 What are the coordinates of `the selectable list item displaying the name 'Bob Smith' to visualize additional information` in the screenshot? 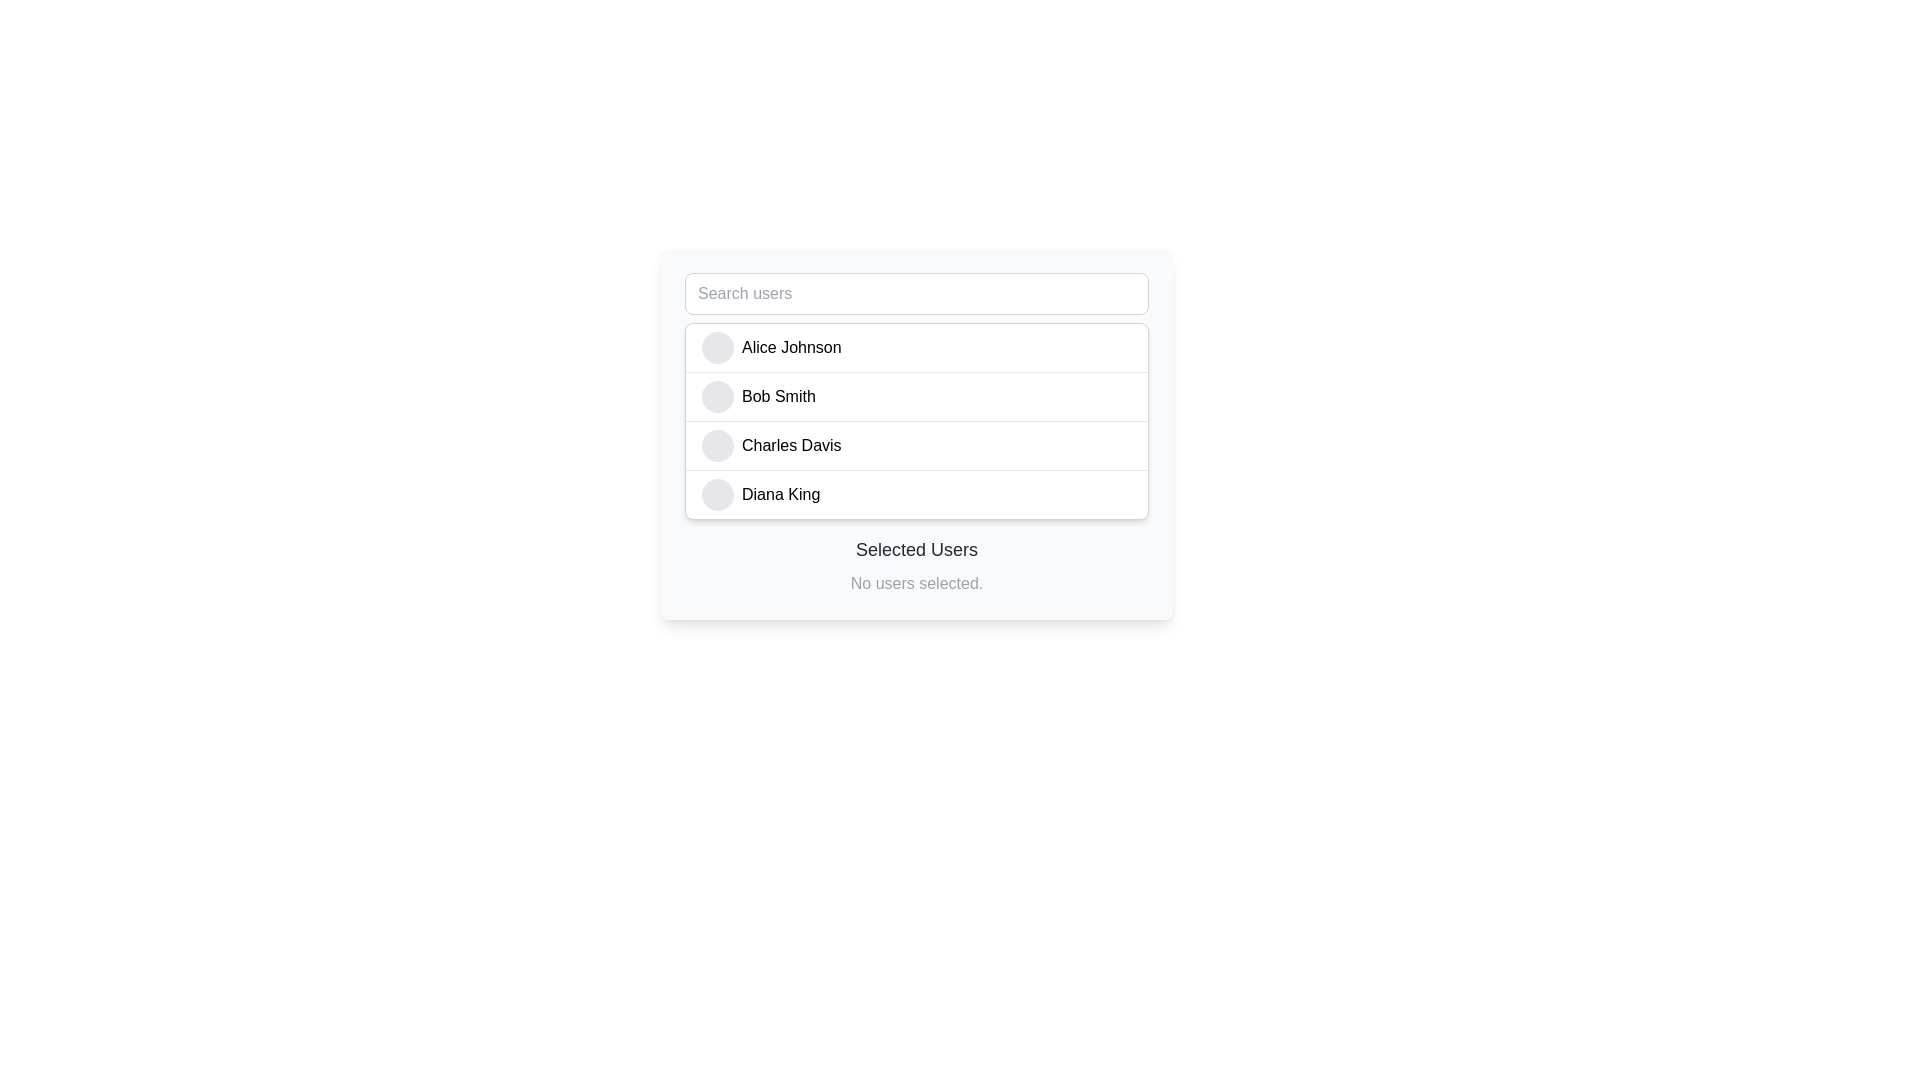 It's located at (915, 396).